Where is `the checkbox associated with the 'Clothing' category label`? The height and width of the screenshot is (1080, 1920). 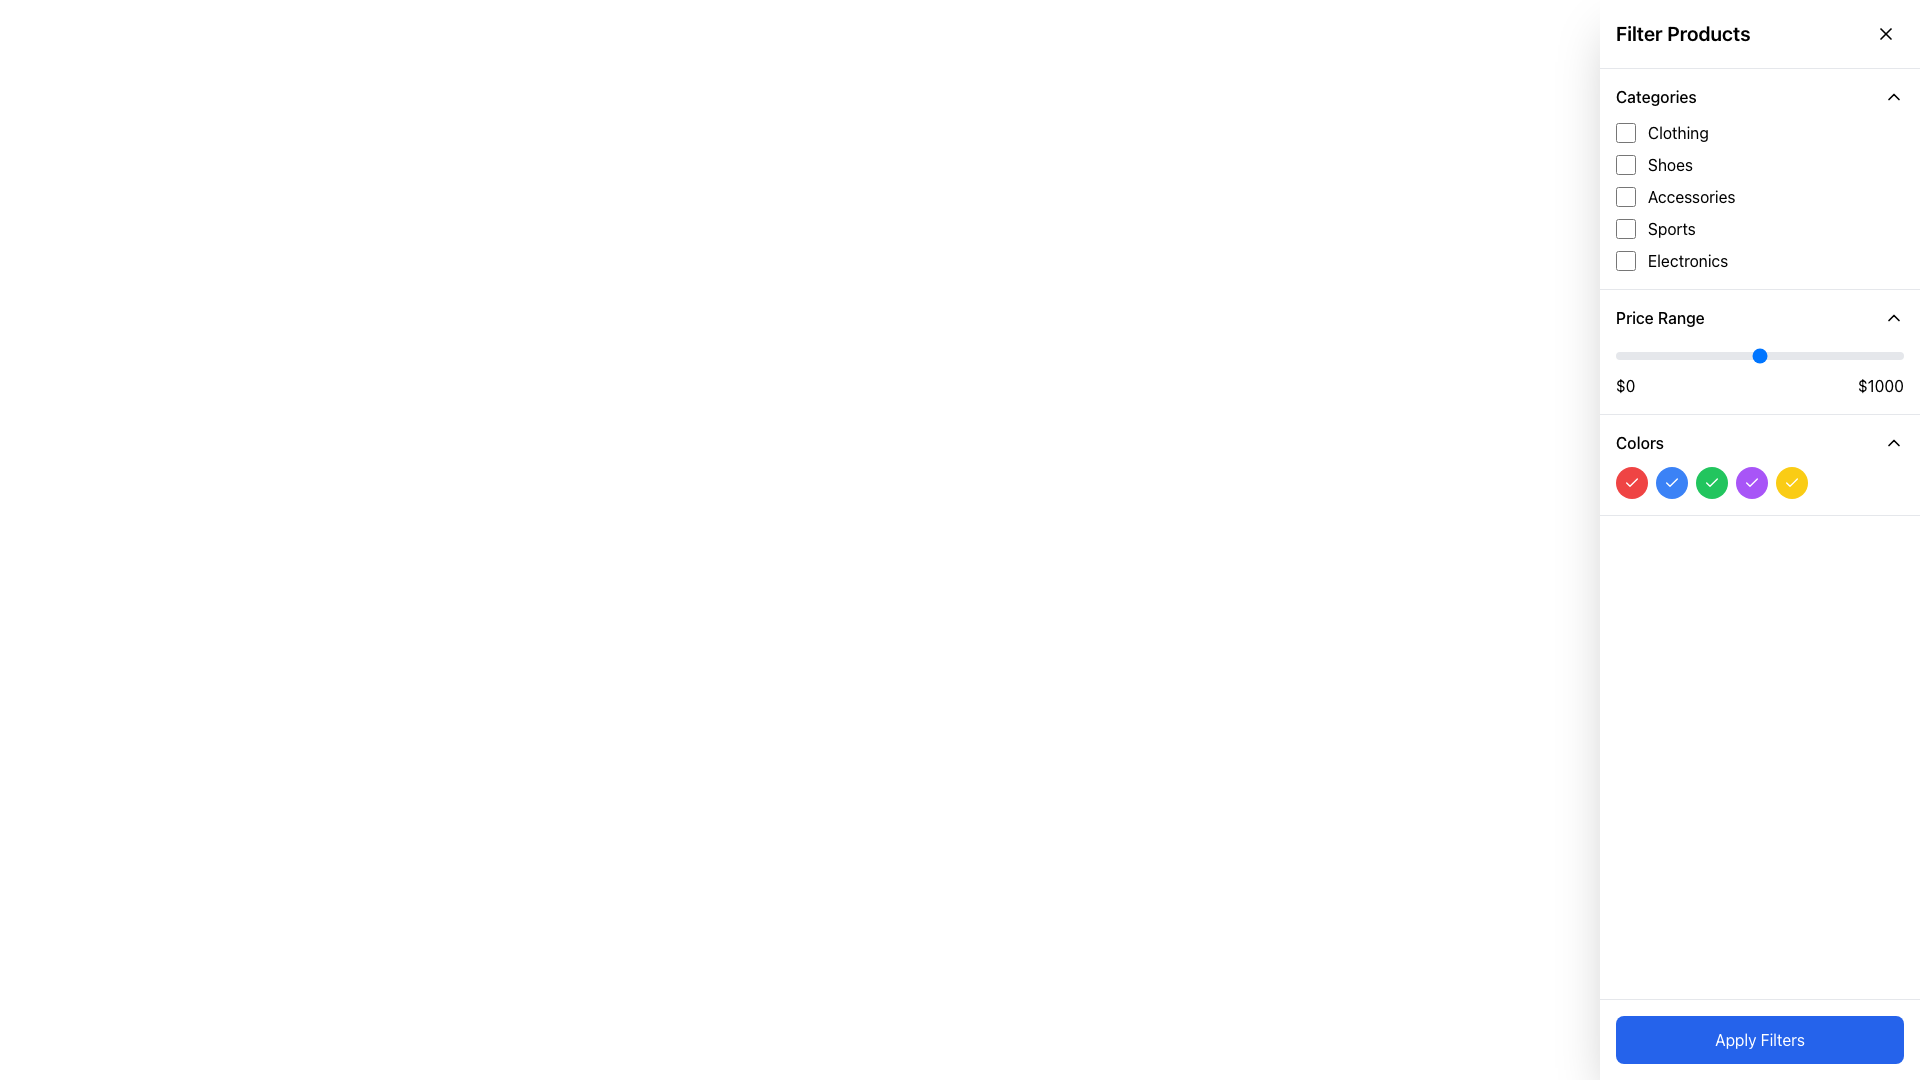 the checkbox associated with the 'Clothing' category label is located at coordinates (1678, 132).